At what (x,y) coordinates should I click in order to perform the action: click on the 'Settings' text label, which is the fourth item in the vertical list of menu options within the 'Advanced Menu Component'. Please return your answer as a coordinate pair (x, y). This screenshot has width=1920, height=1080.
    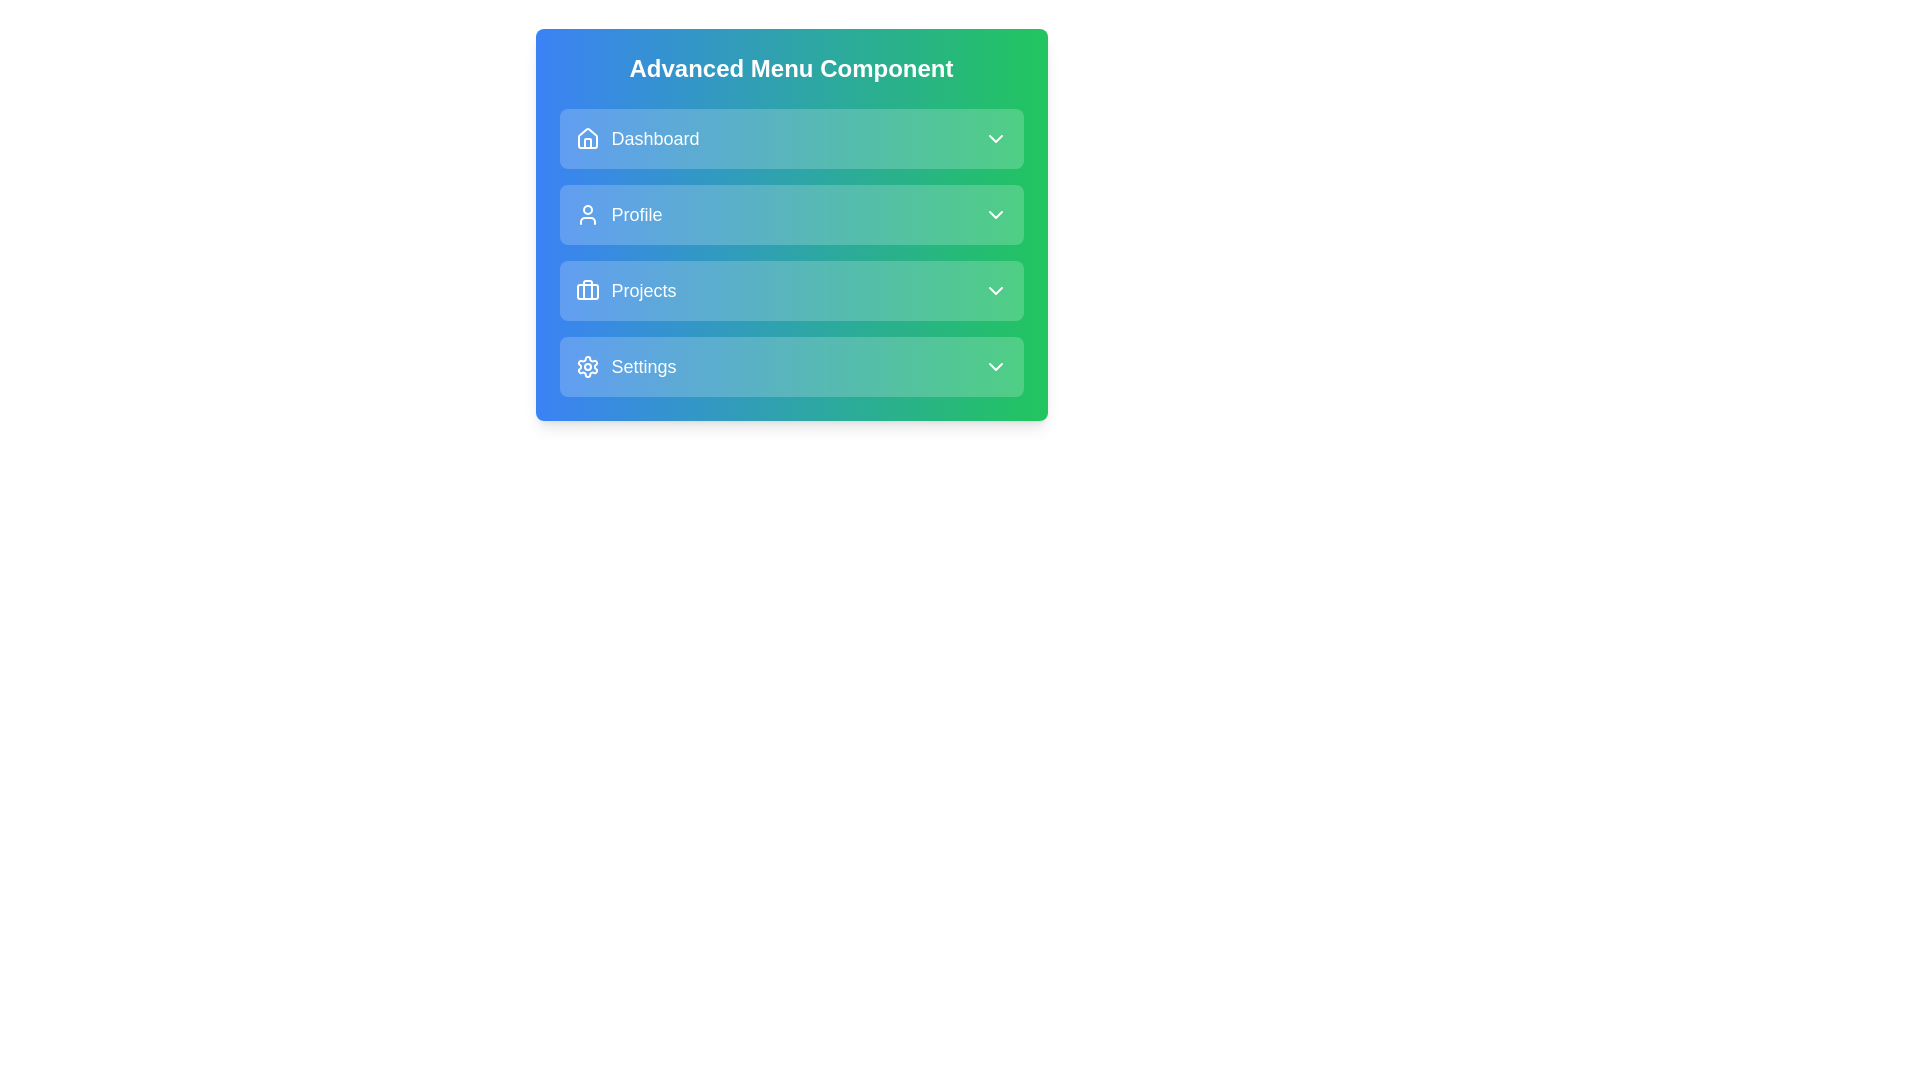
    Looking at the image, I should click on (643, 366).